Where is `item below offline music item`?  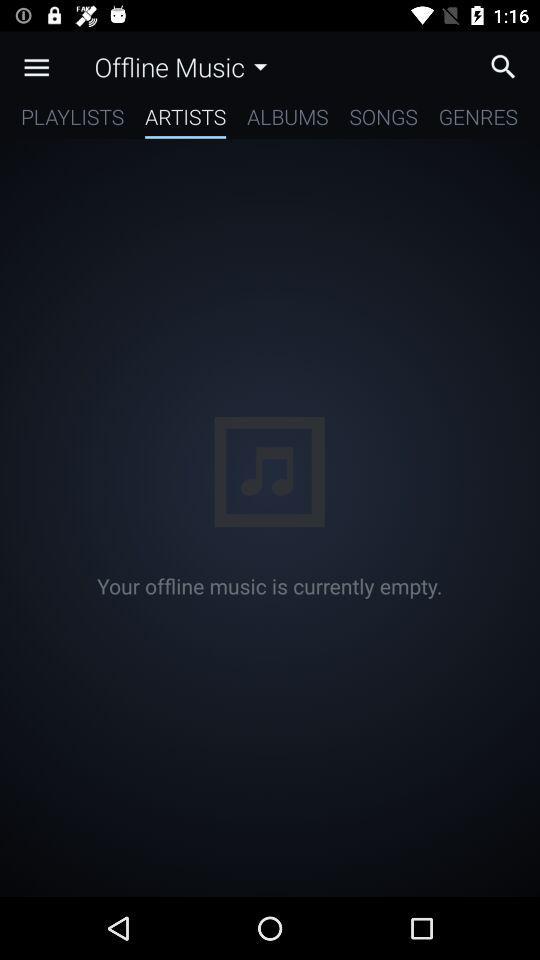
item below offline music item is located at coordinates (185, 120).